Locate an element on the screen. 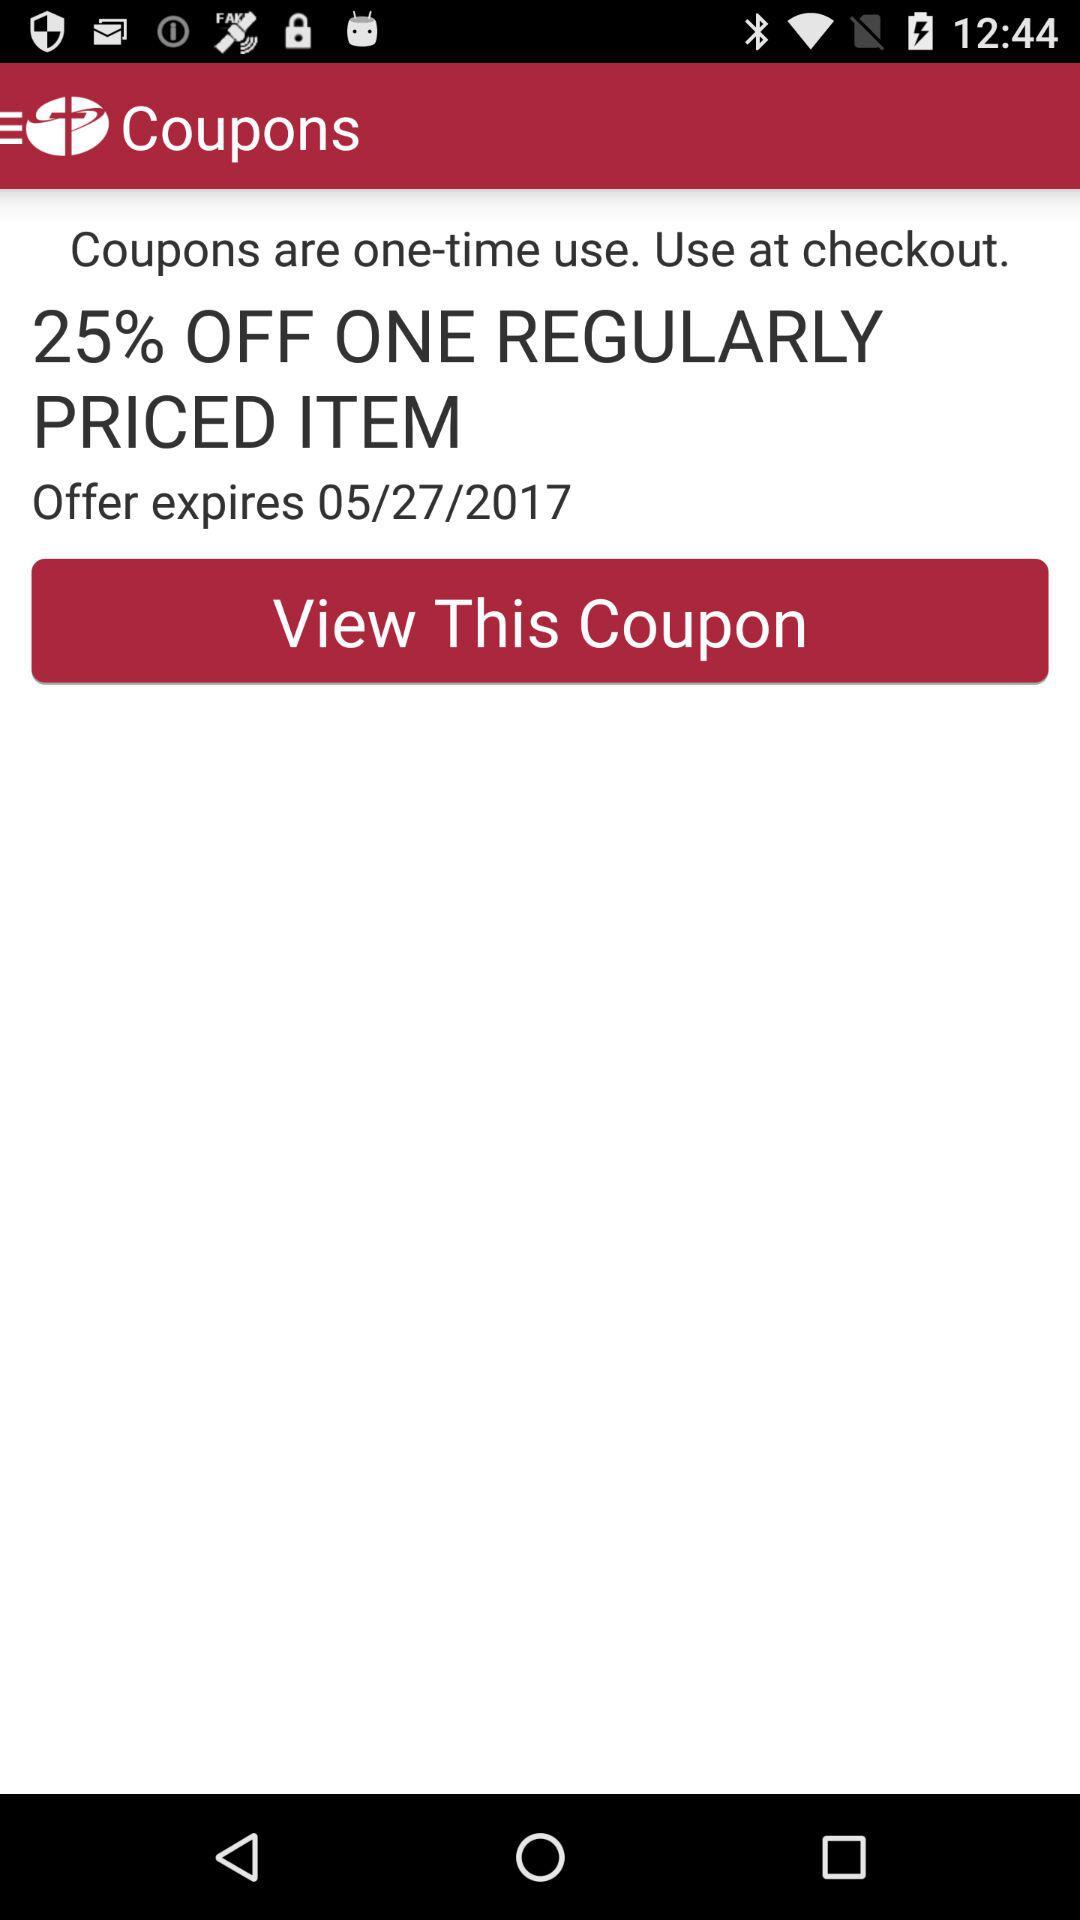 Image resolution: width=1080 pixels, height=1920 pixels. the view this coupon button is located at coordinates (540, 620).